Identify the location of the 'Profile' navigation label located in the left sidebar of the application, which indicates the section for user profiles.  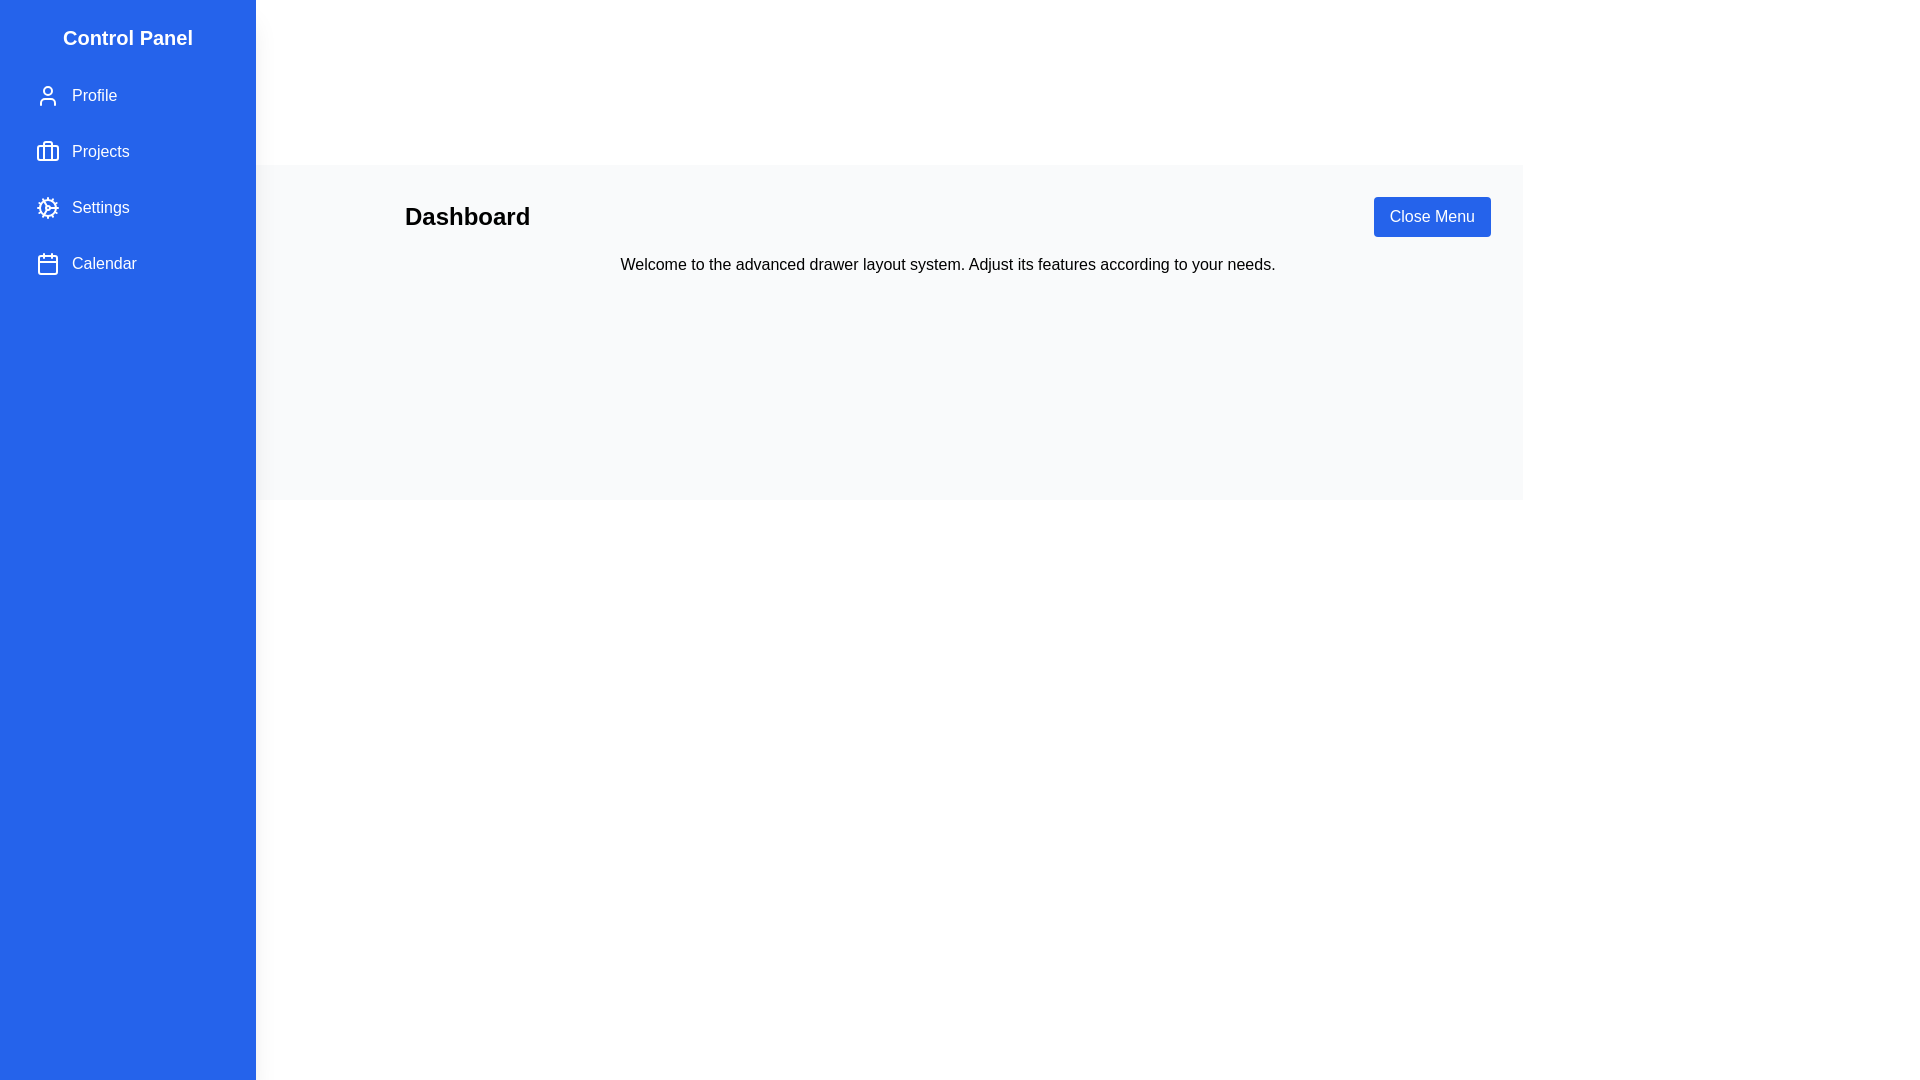
(93, 96).